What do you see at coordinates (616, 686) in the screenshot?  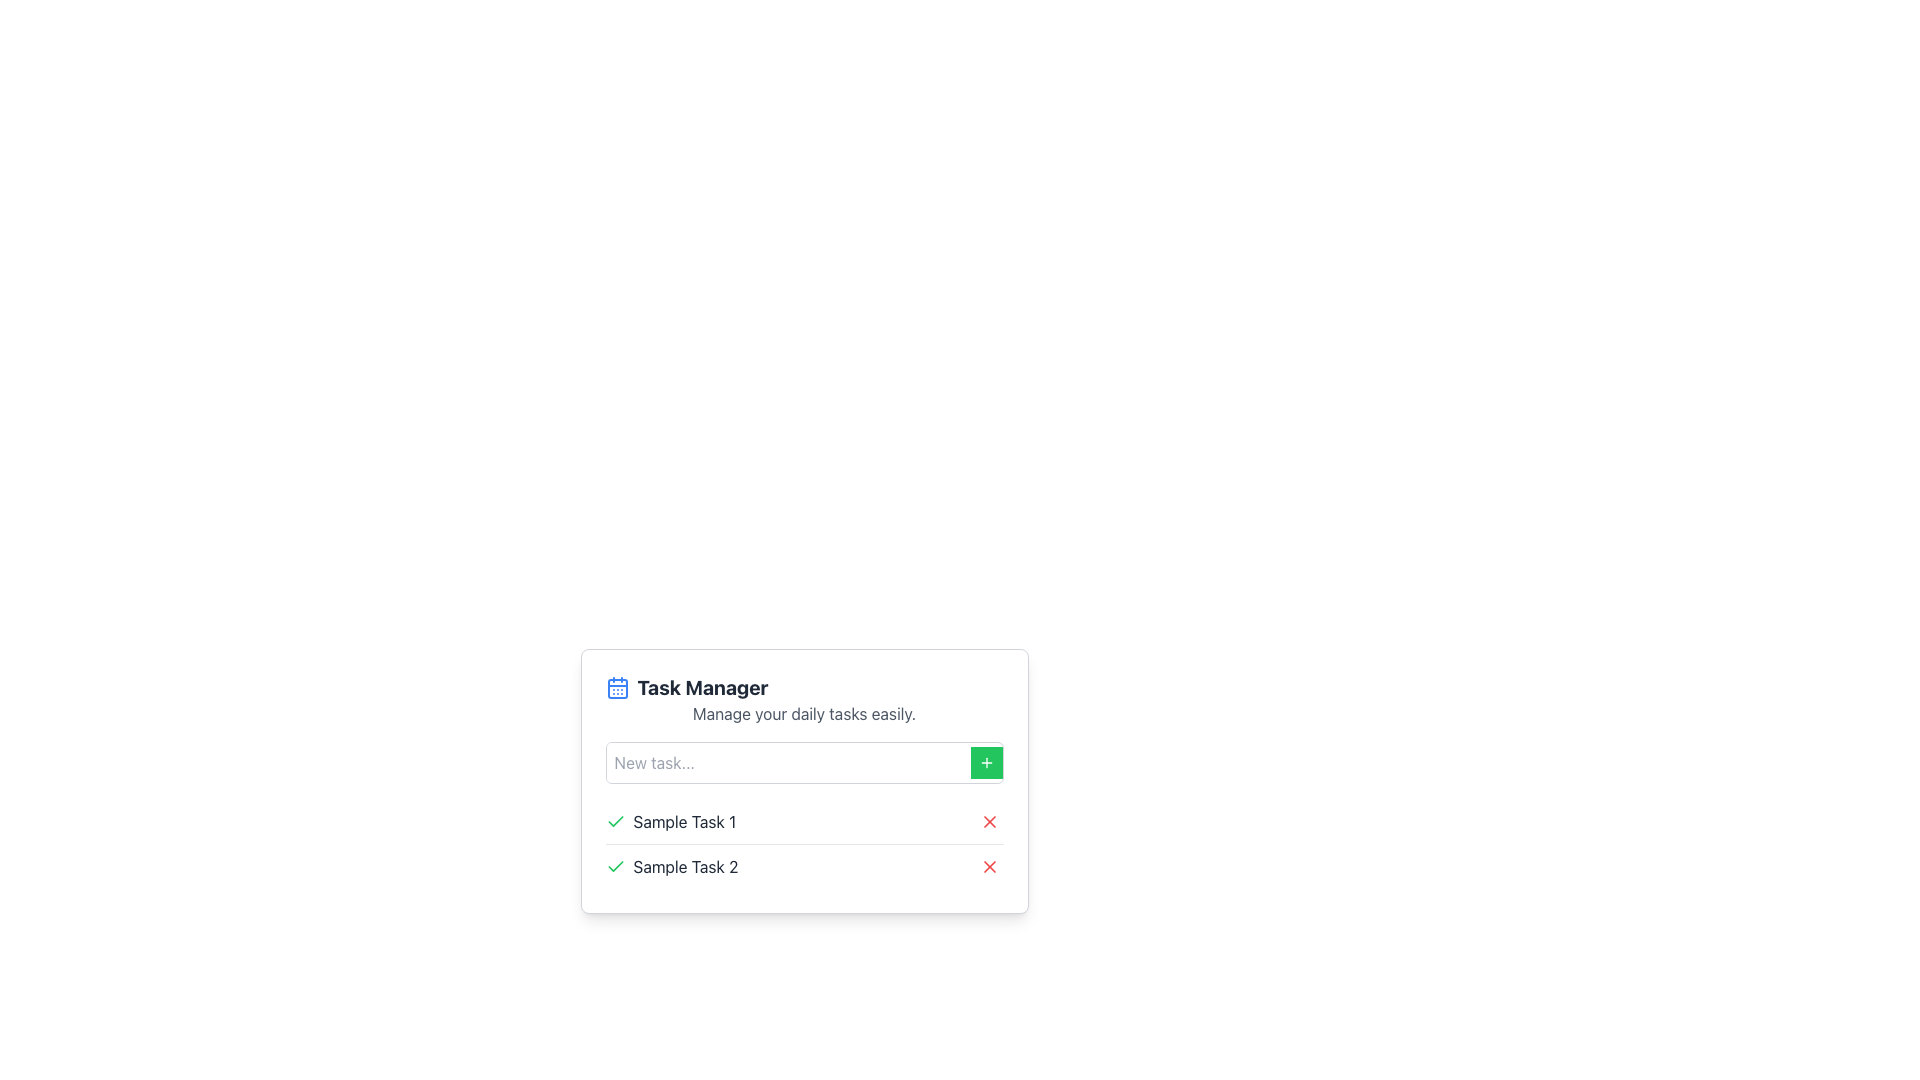 I see `the calendar icon located to the immediate left of the 'Task Manager' text in the task management section` at bounding box center [616, 686].